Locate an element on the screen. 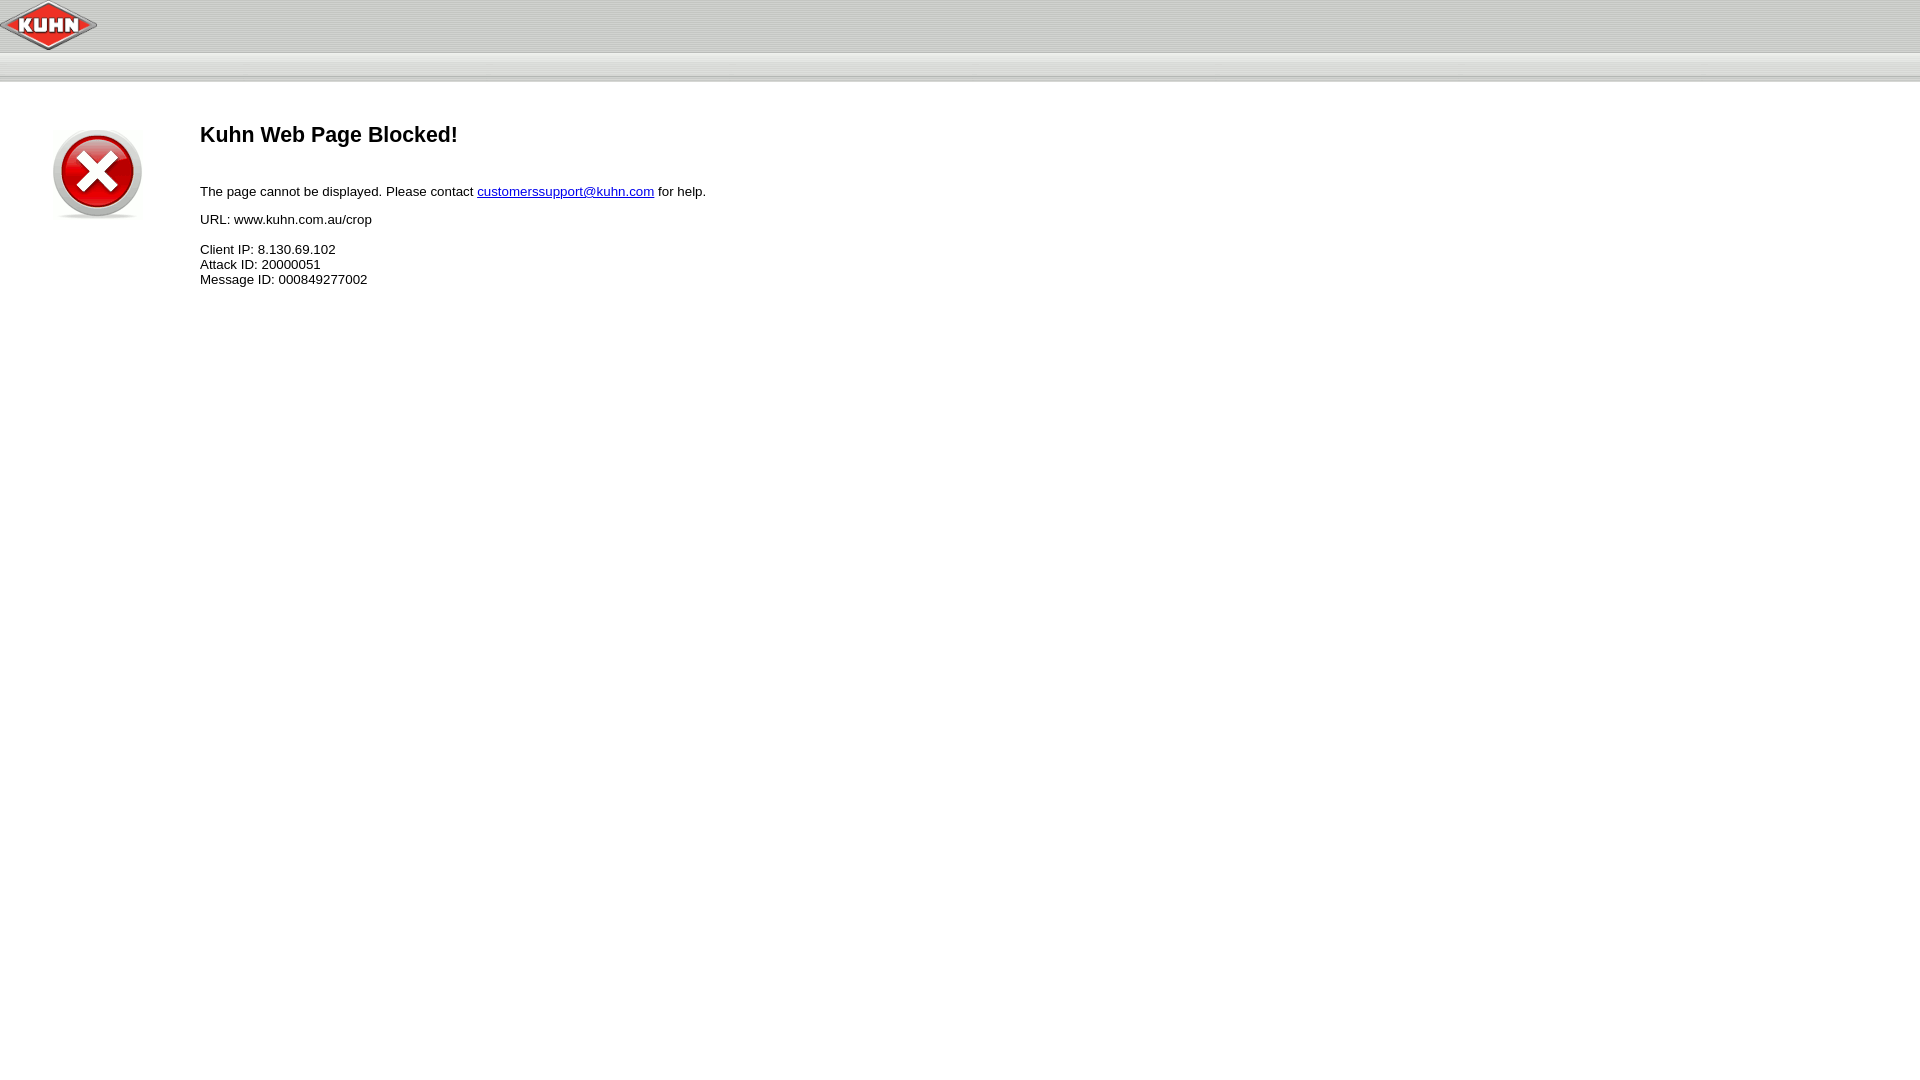 The height and width of the screenshot is (1080, 1920). 'customerssupport@kuhn.com' is located at coordinates (564, 191).